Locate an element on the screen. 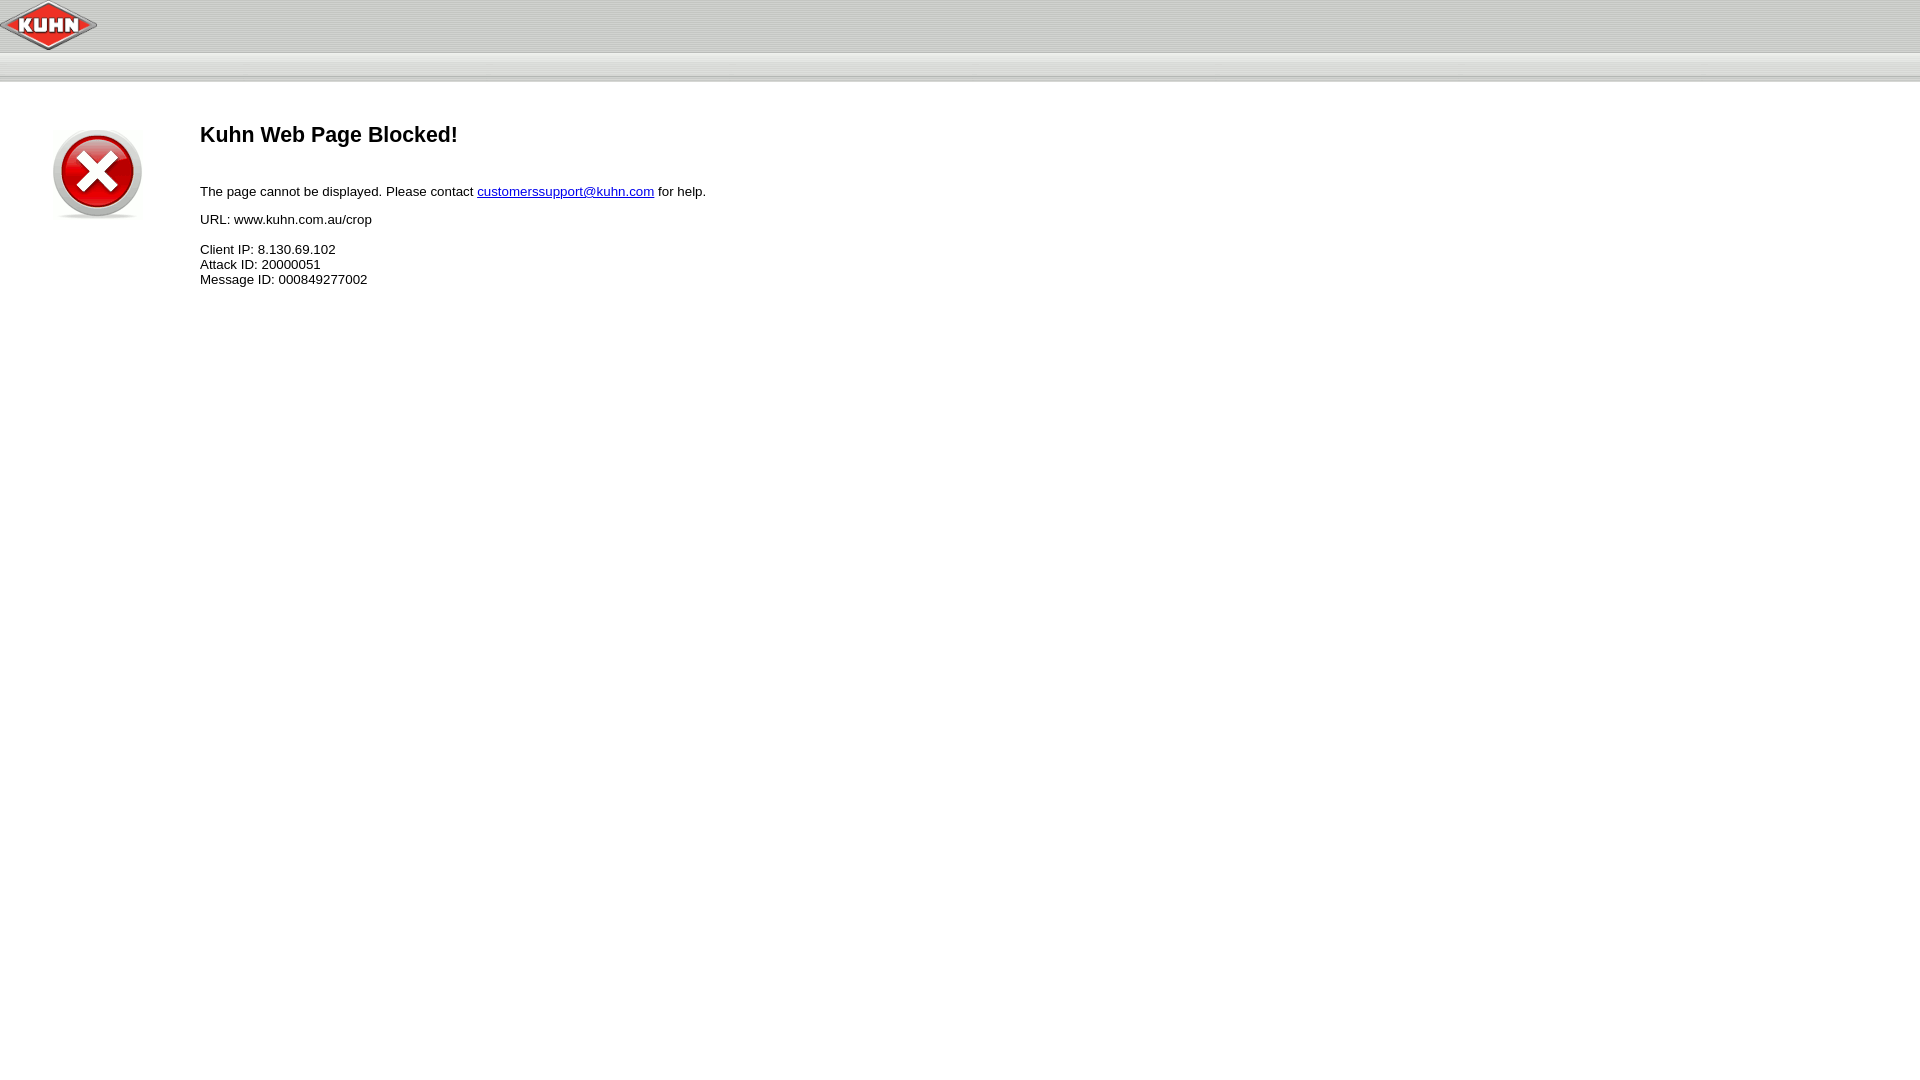 The height and width of the screenshot is (1080, 1920). 'customerssupport@kuhn.com' is located at coordinates (564, 191).